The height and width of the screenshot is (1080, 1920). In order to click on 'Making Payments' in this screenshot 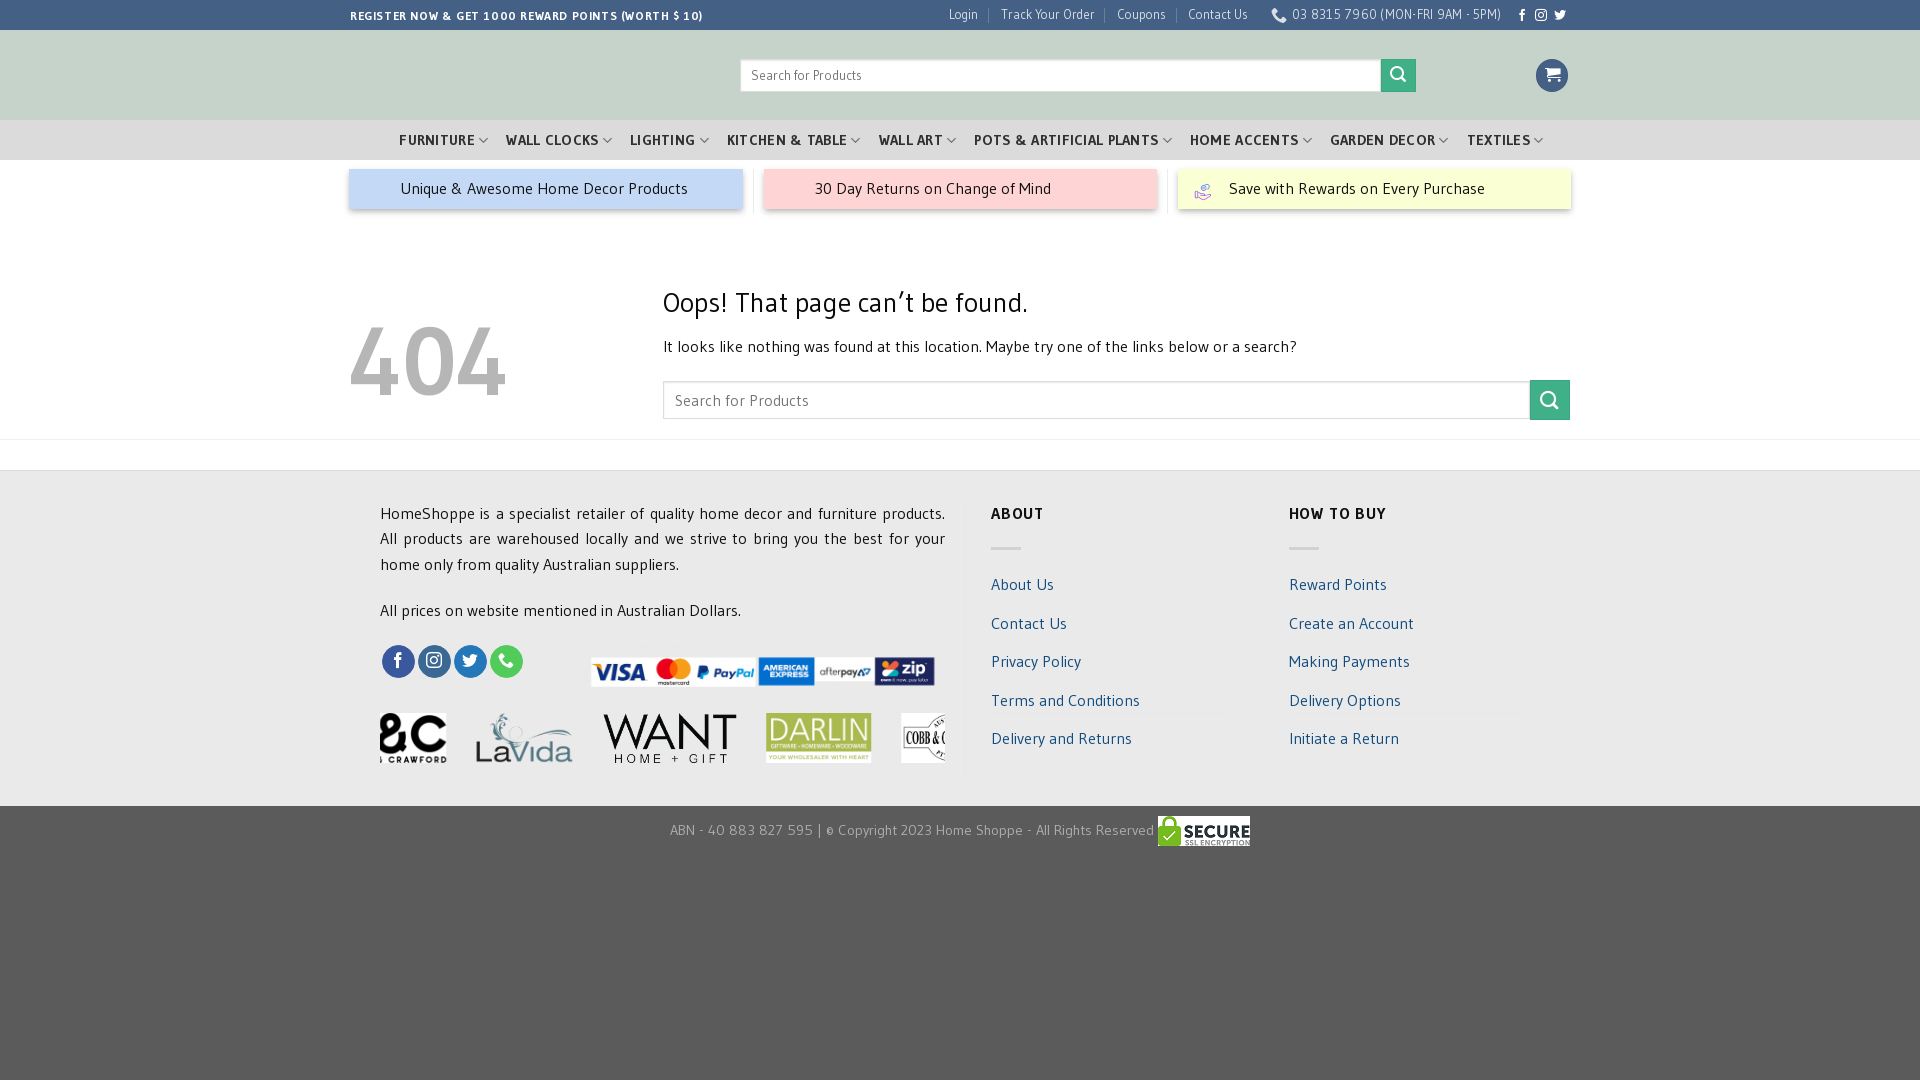, I will do `click(1348, 662)`.